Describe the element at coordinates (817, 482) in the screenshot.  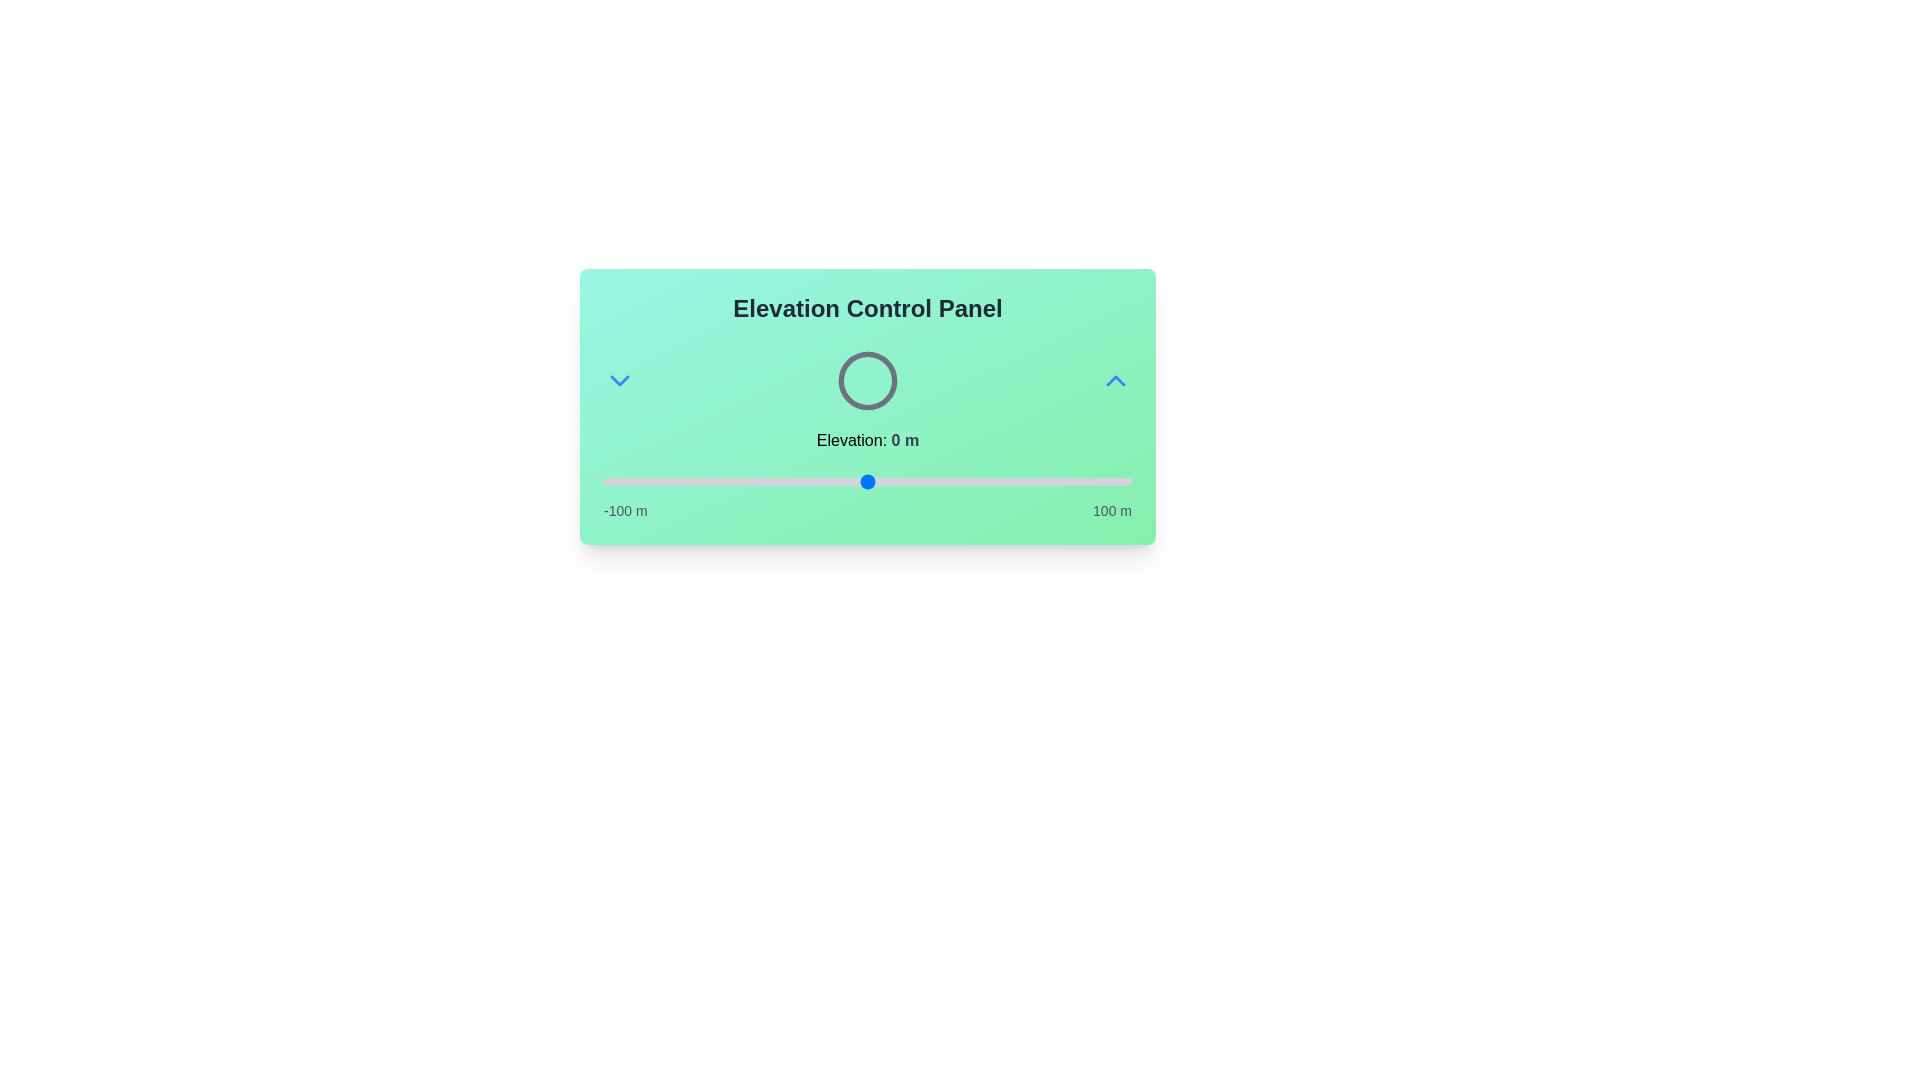
I see `the elevation to -19 meters using the slider` at that location.